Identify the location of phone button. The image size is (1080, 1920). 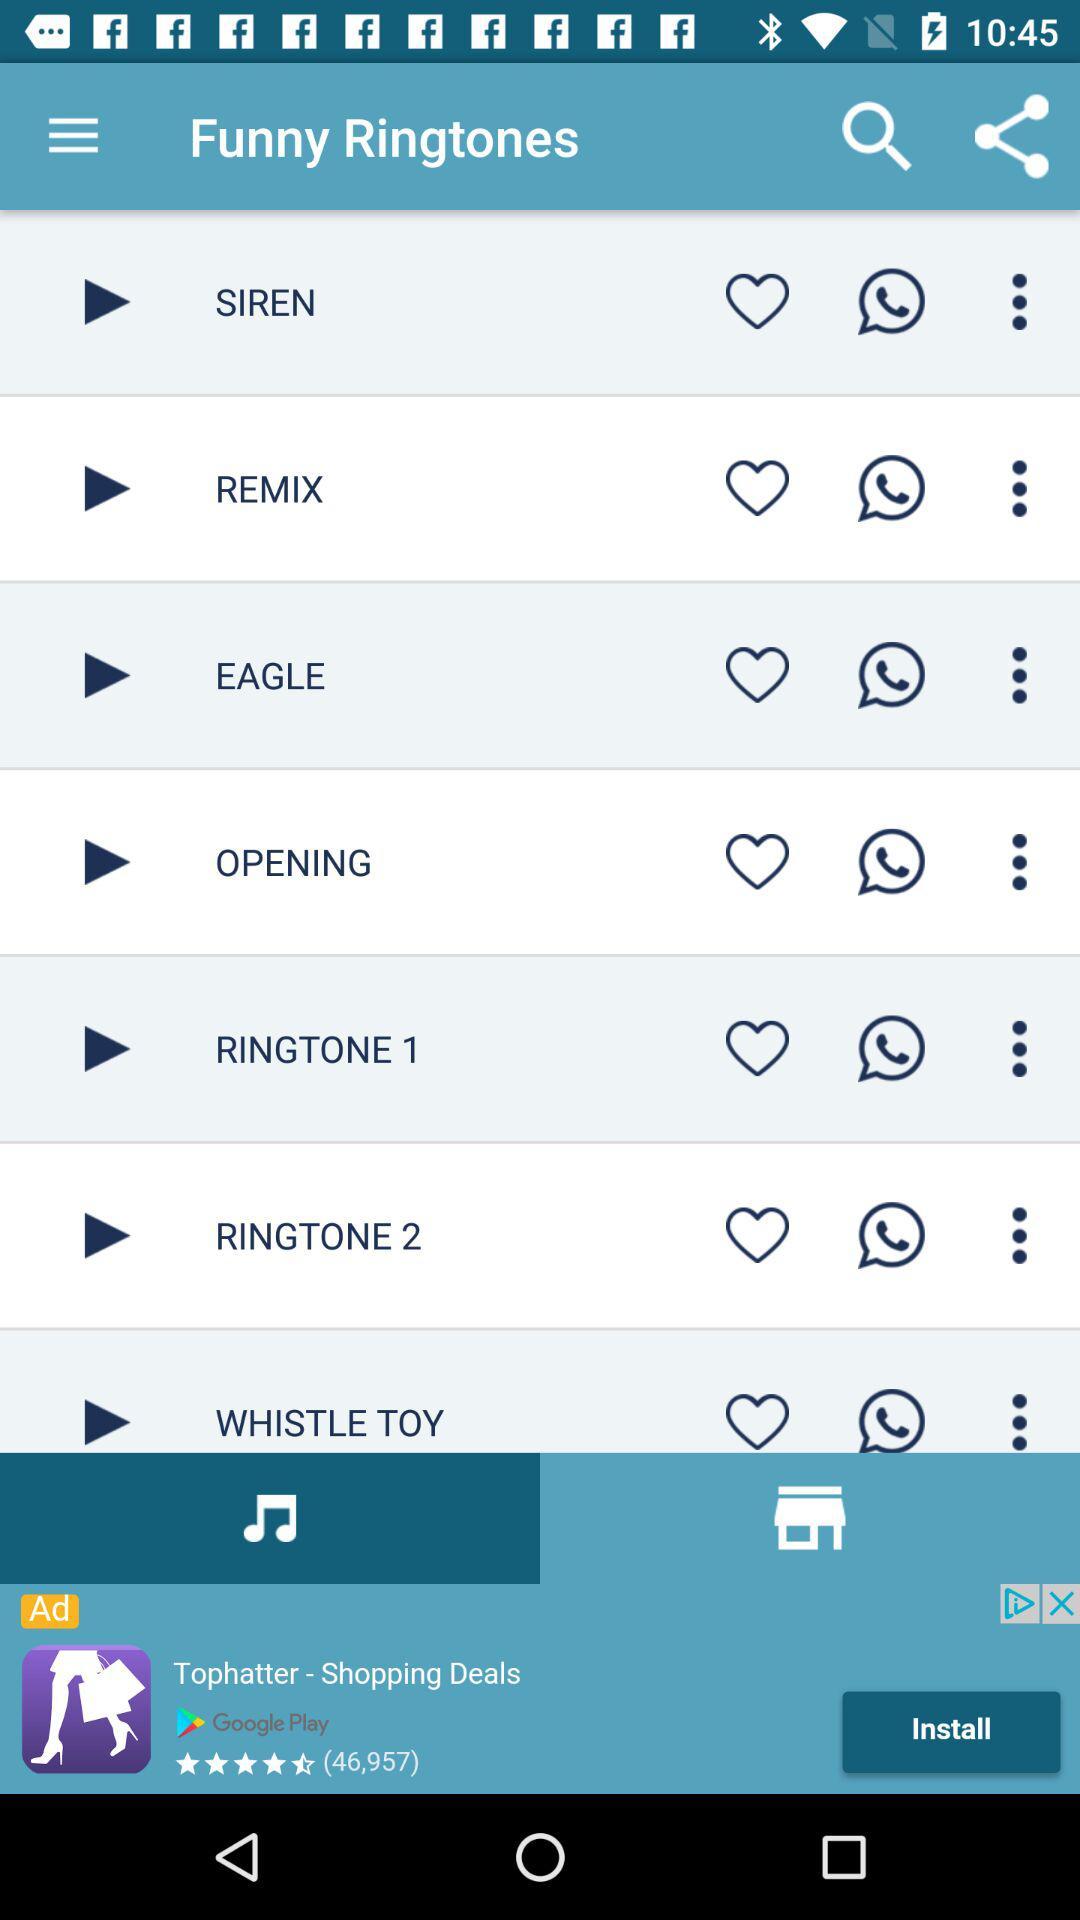
(890, 488).